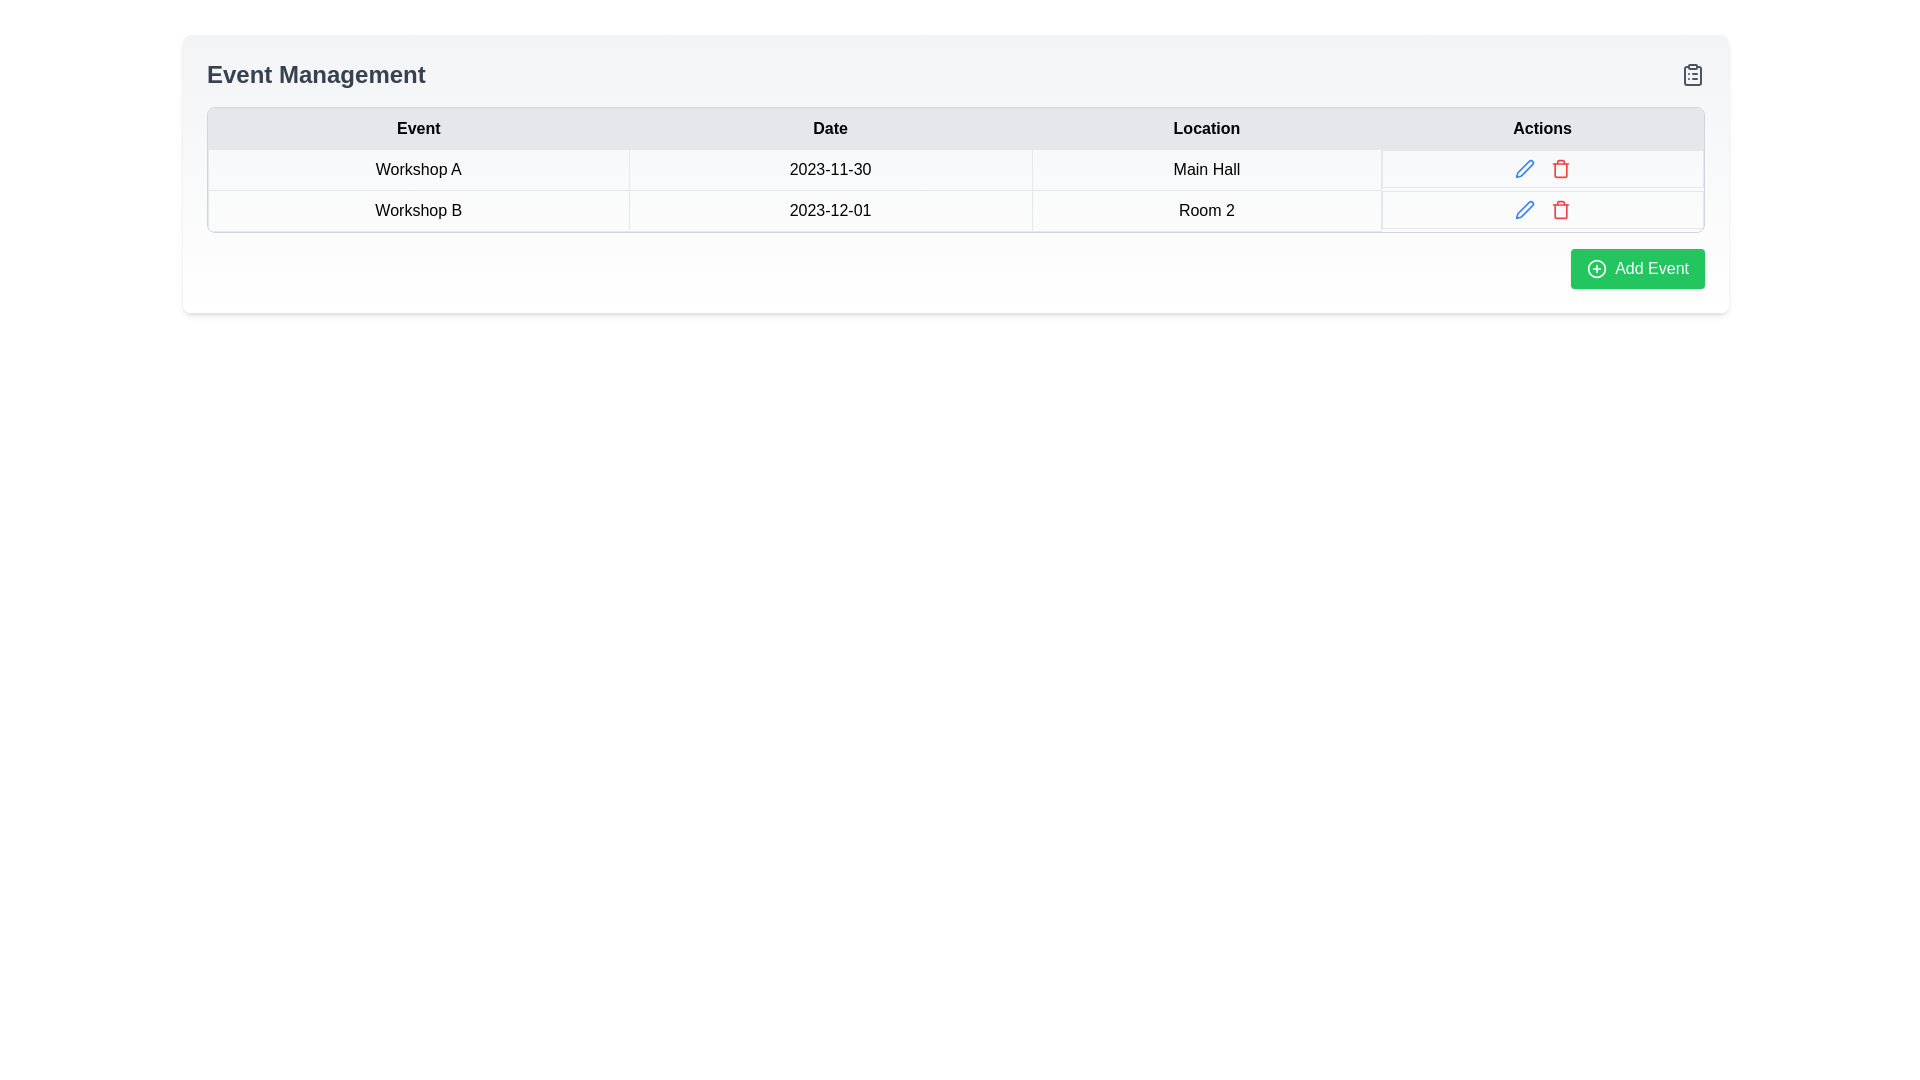 Image resolution: width=1920 pixels, height=1080 pixels. Describe the element at coordinates (830, 211) in the screenshot. I see `date displayed in the Text cell corresponding to the 'Workshop B' event in the second row of the data table under the 'Date' column` at that location.